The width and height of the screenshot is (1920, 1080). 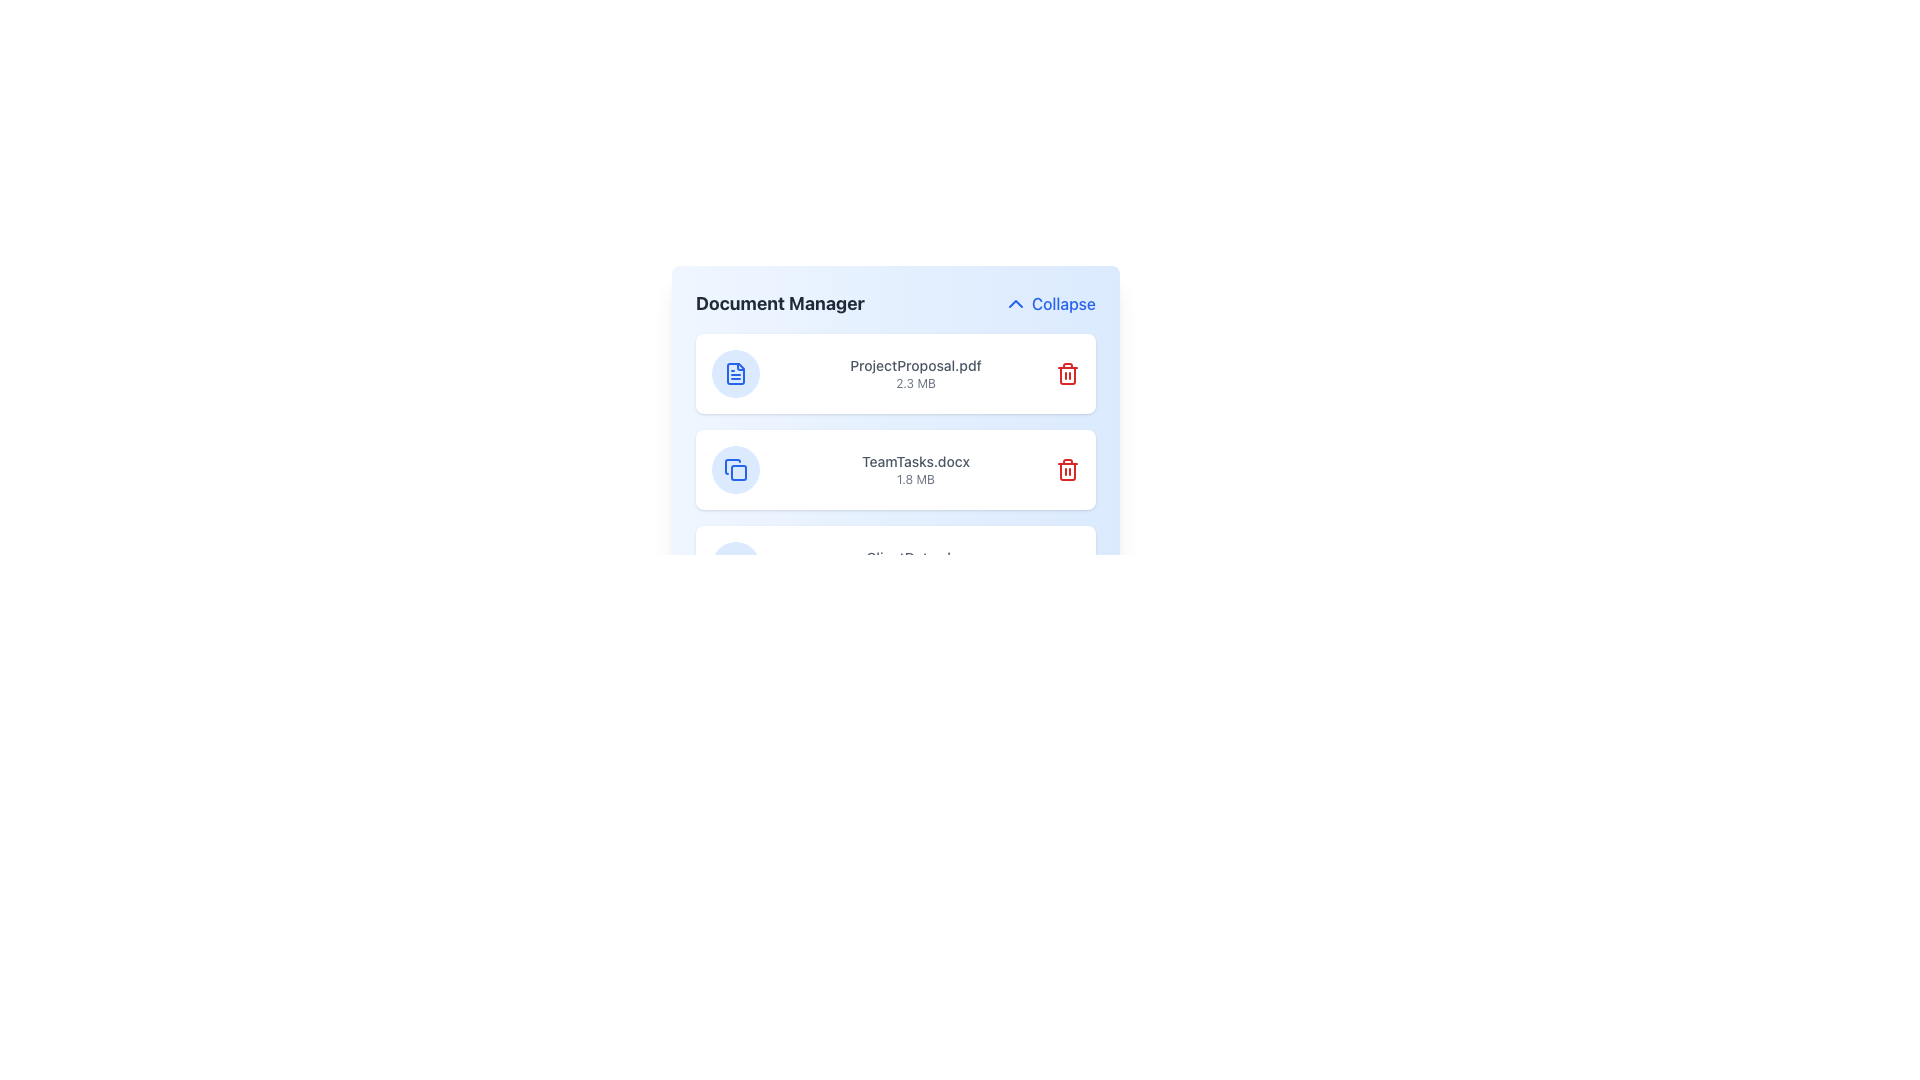 What do you see at coordinates (915, 374) in the screenshot?
I see `the text display component labeled 'ProjectProposal.pdf' in the Document Manager` at bounding box center [915, 374].